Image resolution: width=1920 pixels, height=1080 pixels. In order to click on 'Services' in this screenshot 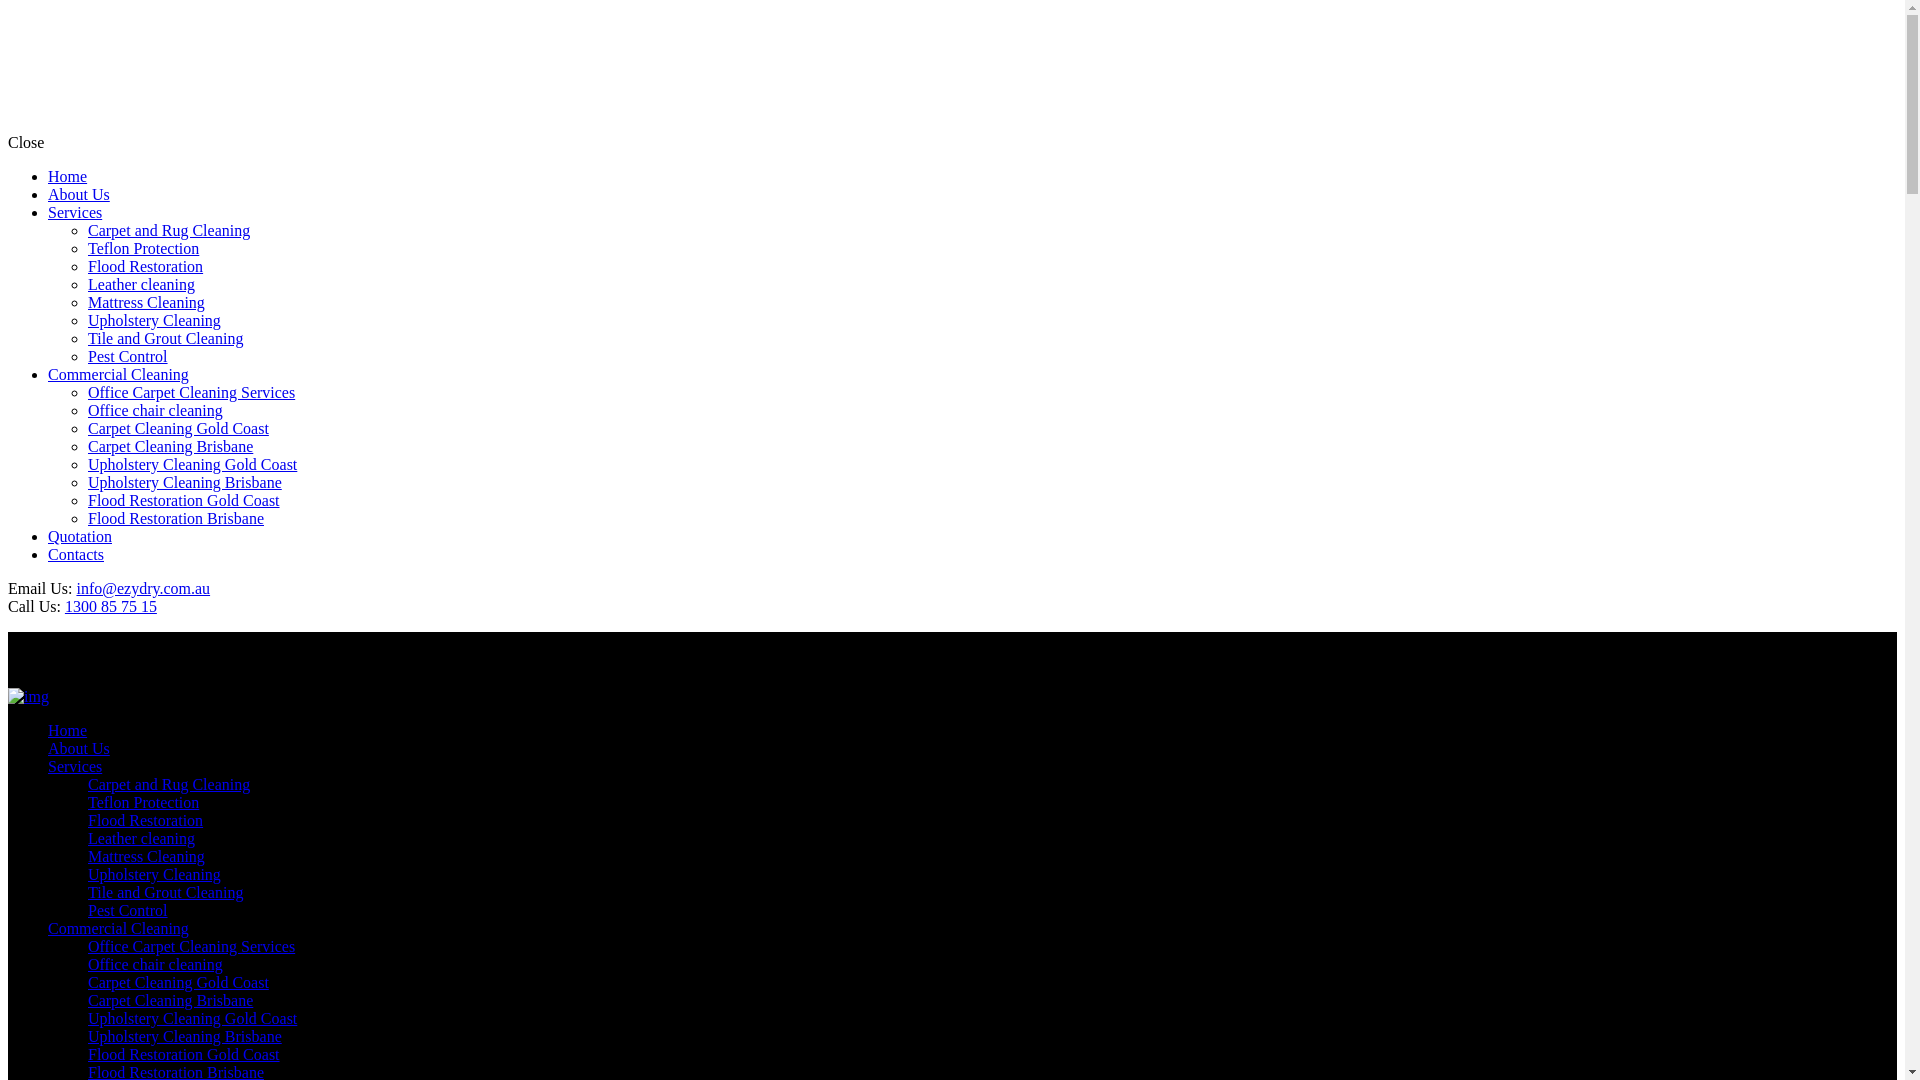, I will do `click(75, 765)`.